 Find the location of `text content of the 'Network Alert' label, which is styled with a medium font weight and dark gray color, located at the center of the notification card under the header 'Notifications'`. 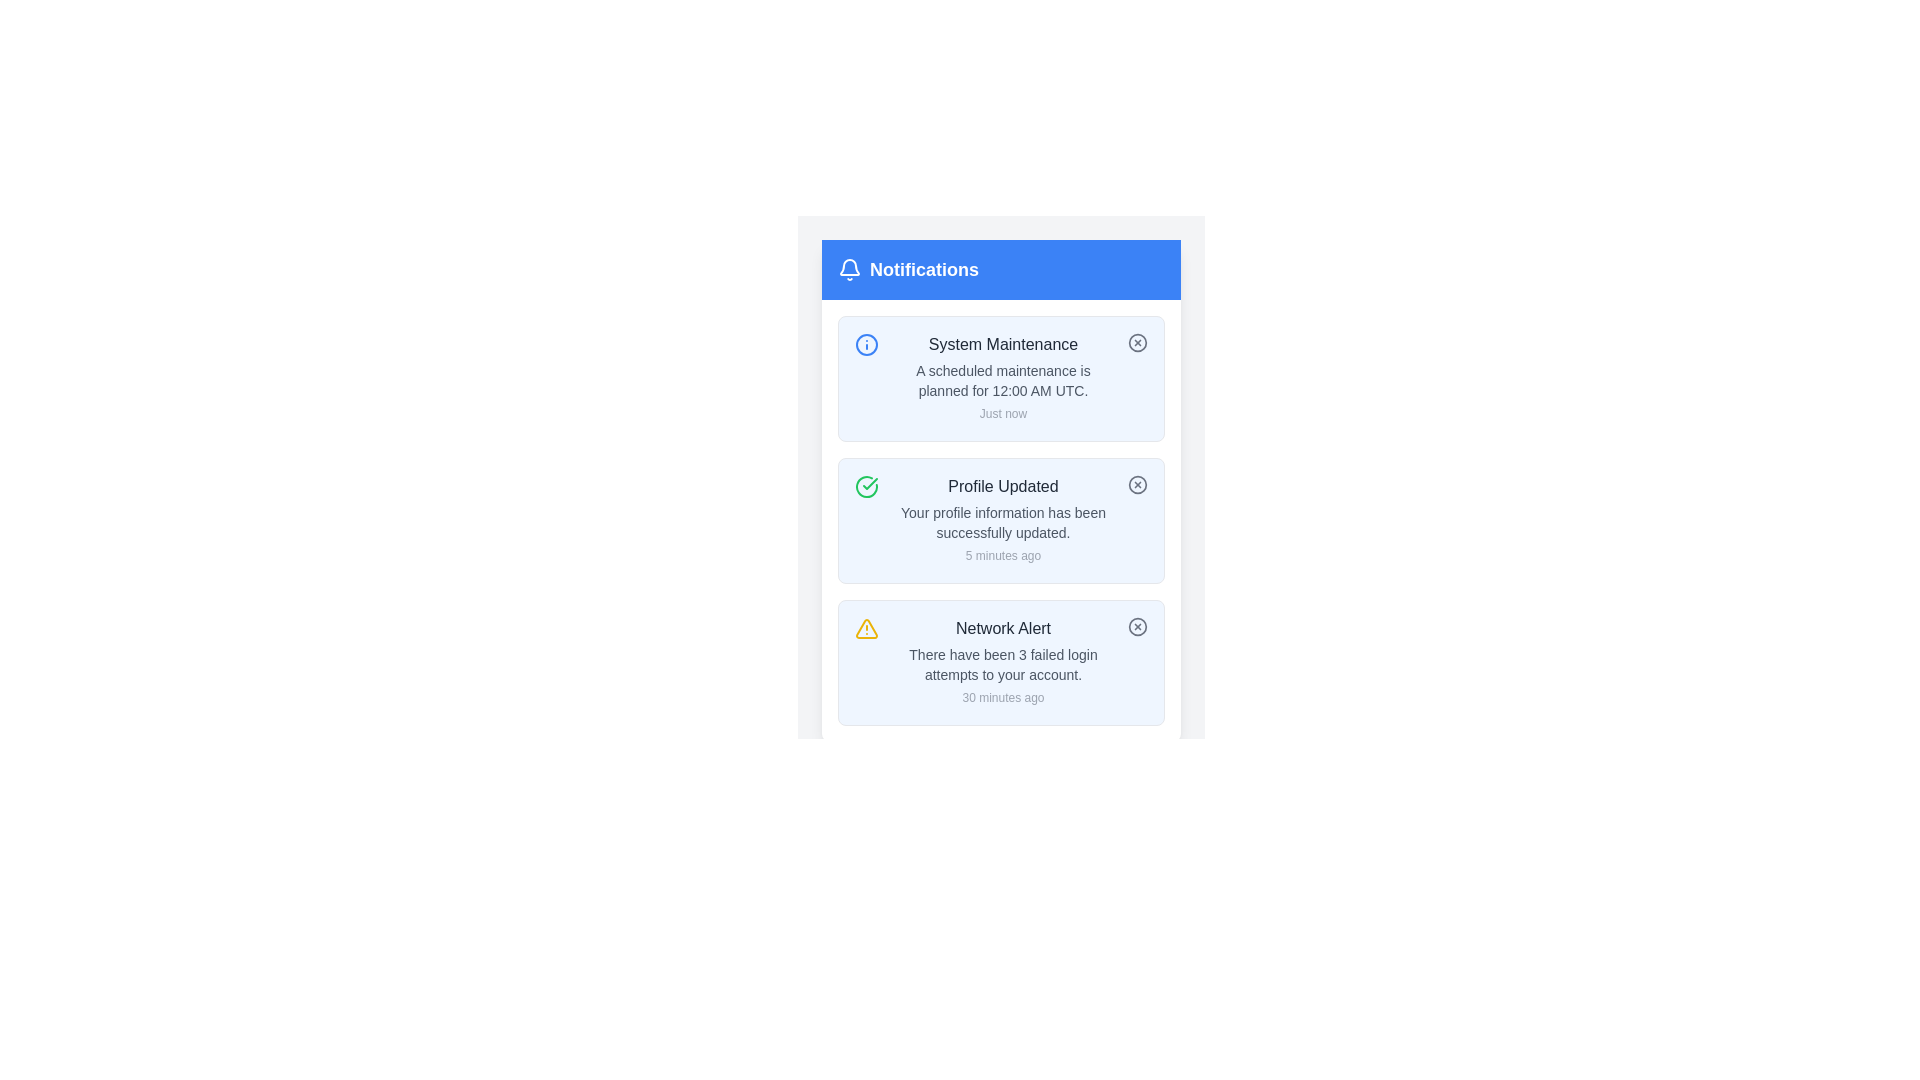

text content of the 'Network Alert' label, which is styled with a medium font weight and dark gray color, located at the center of the notification card under the header 'Notifications' is located at coordinates (1003, 627).